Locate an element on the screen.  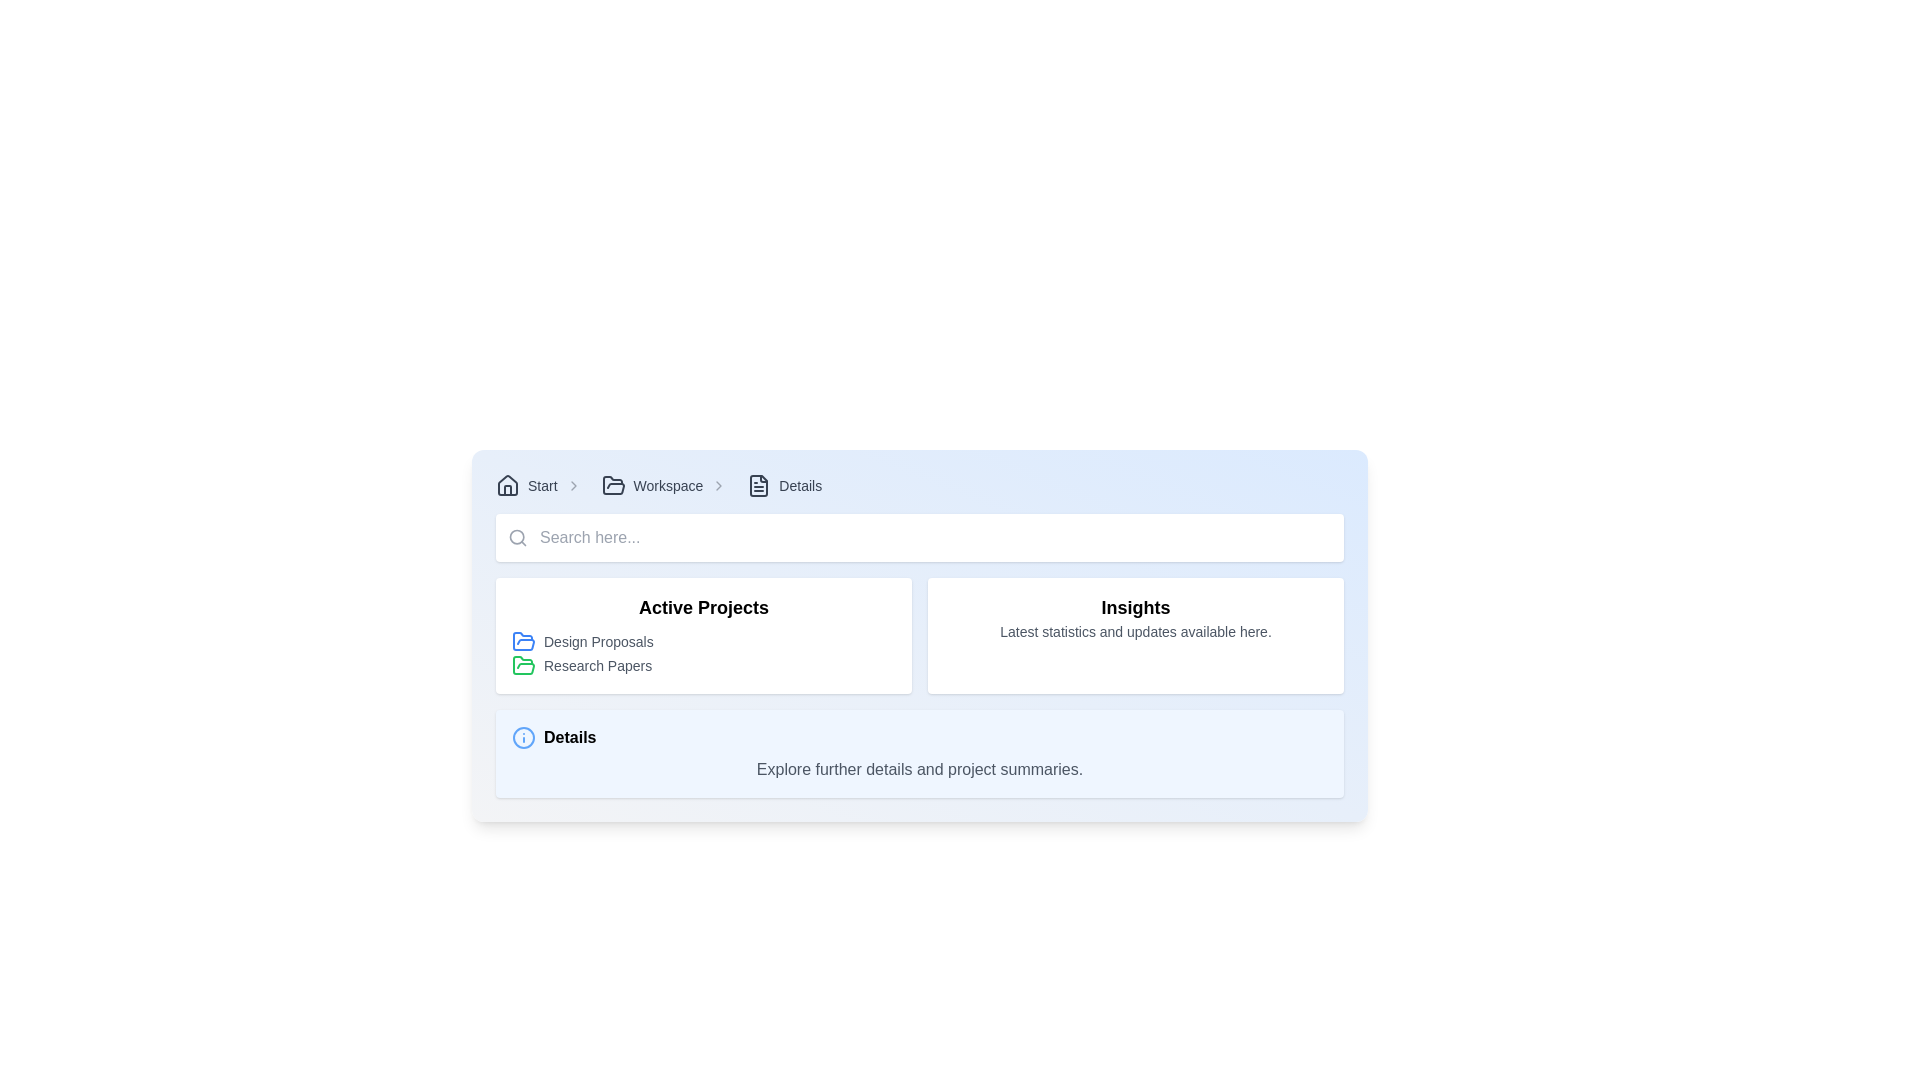
the 'Start' text label in the navigation link is located at coordinates (542, 486).